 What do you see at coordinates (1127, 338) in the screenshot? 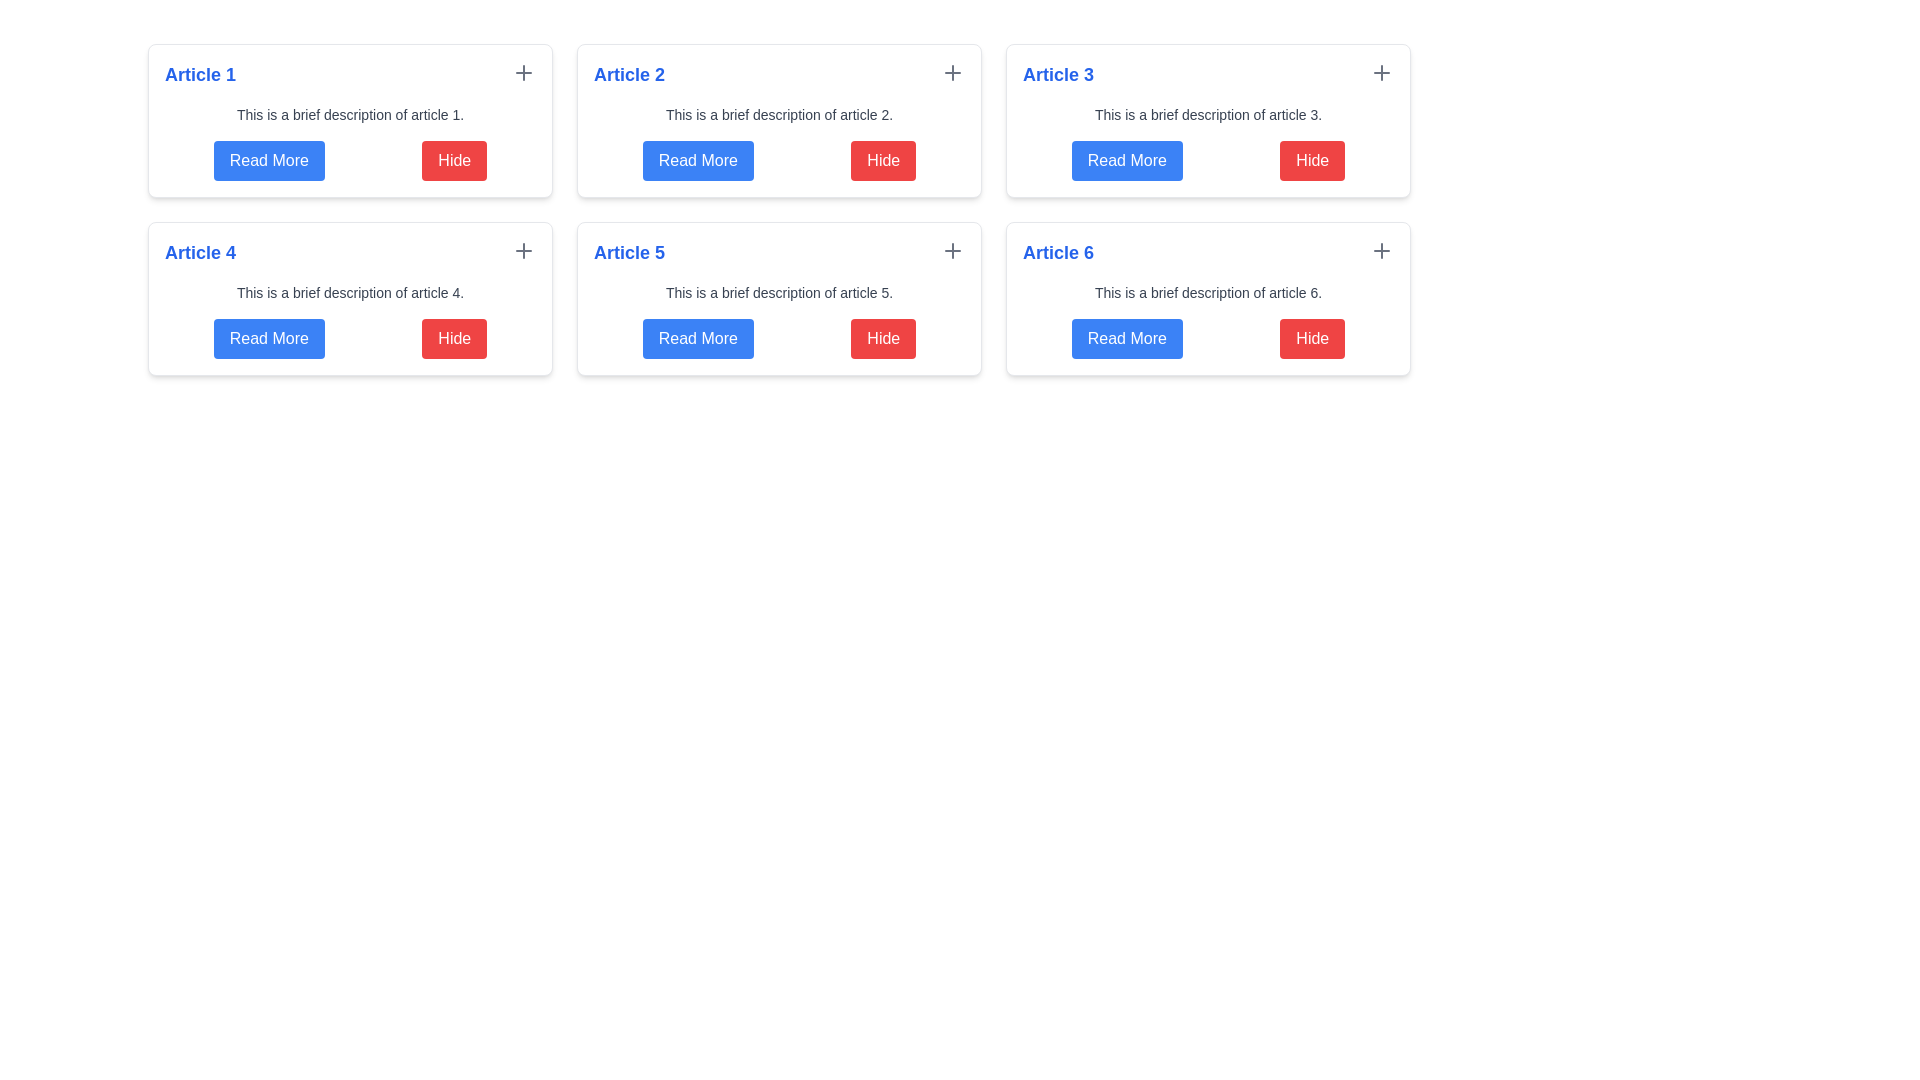
I see `the button` at bounding box center [1127, 338].